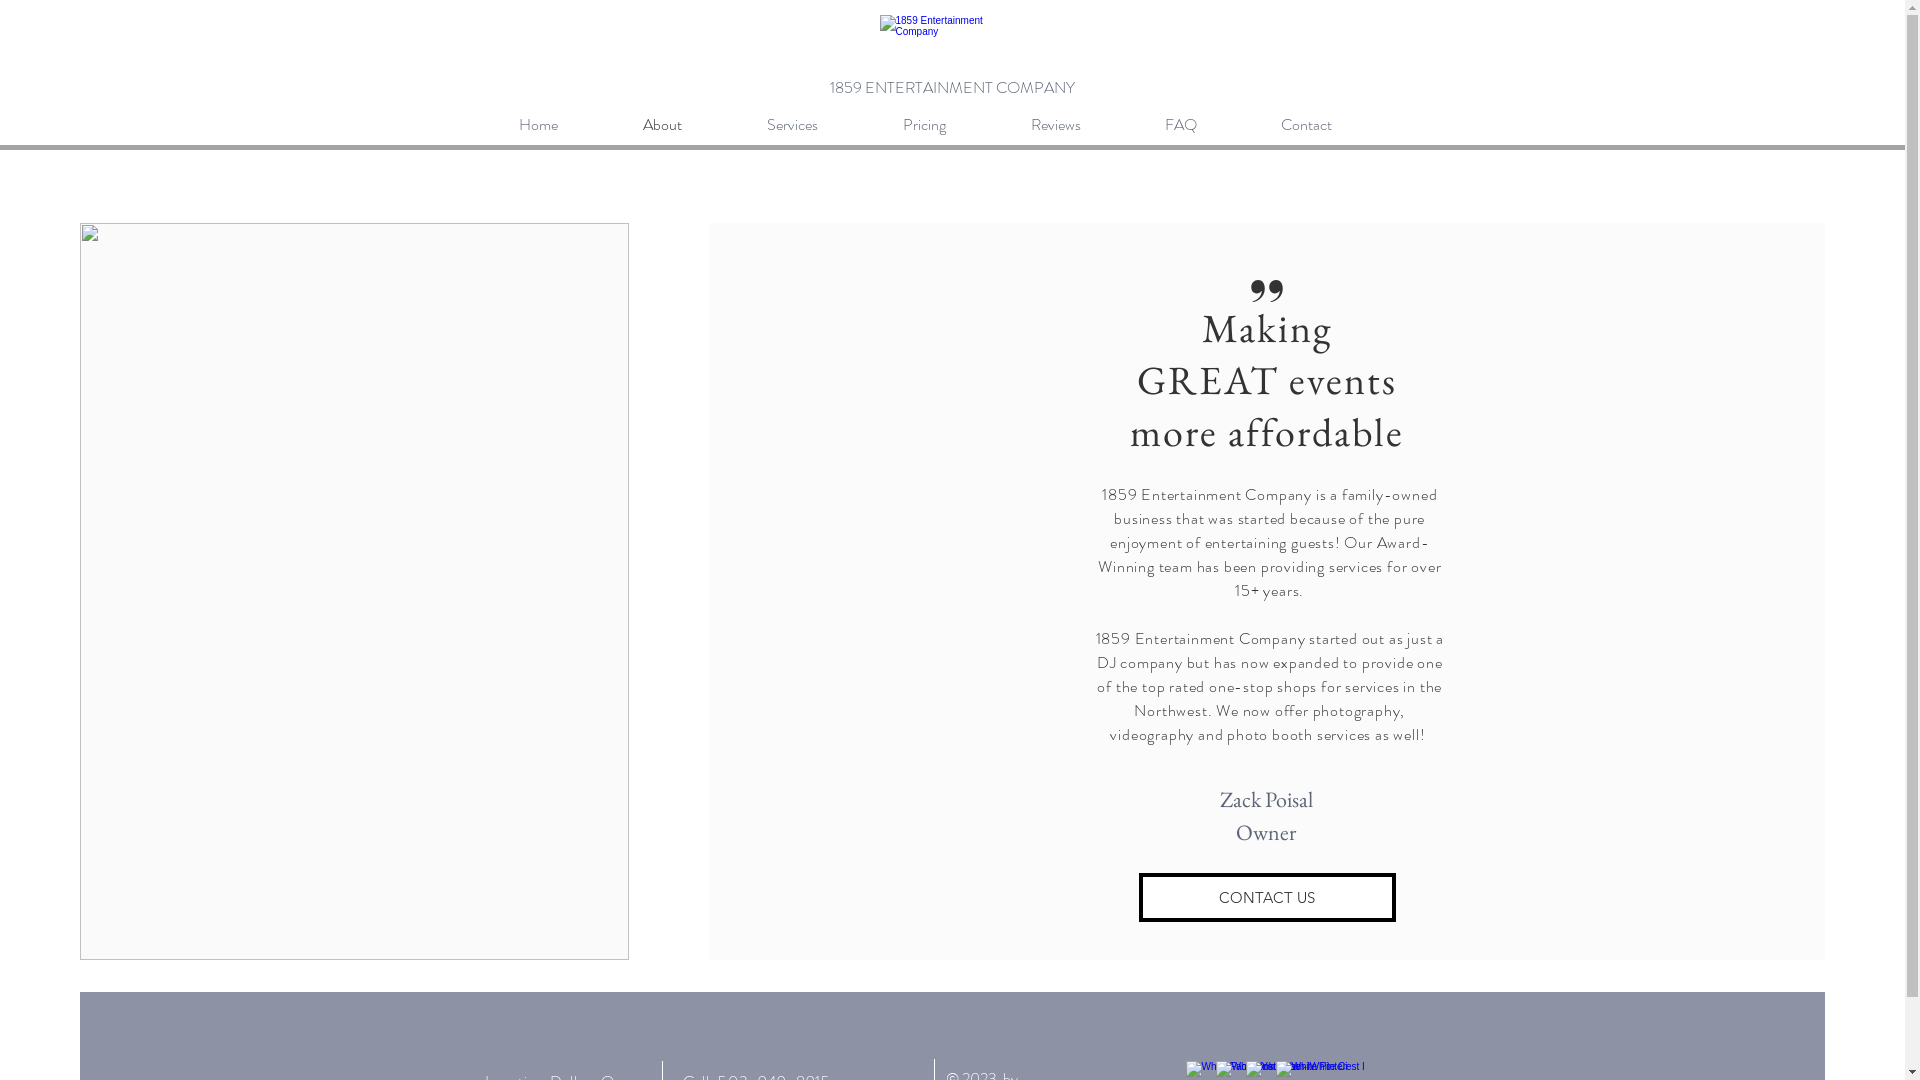  I want to click on 'FAQ', so click(1207, 124).